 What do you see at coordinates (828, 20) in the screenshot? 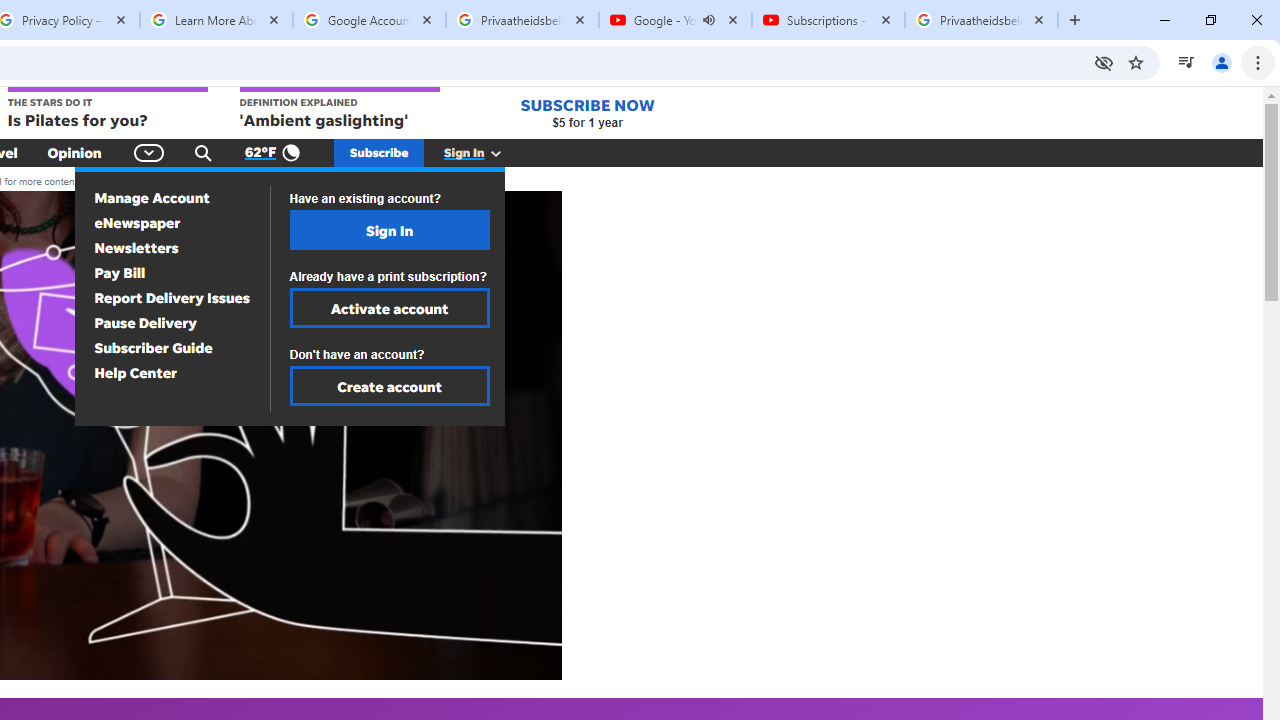
I see `'Subscriptions - YouTube'` at bounding box center [828, 20].